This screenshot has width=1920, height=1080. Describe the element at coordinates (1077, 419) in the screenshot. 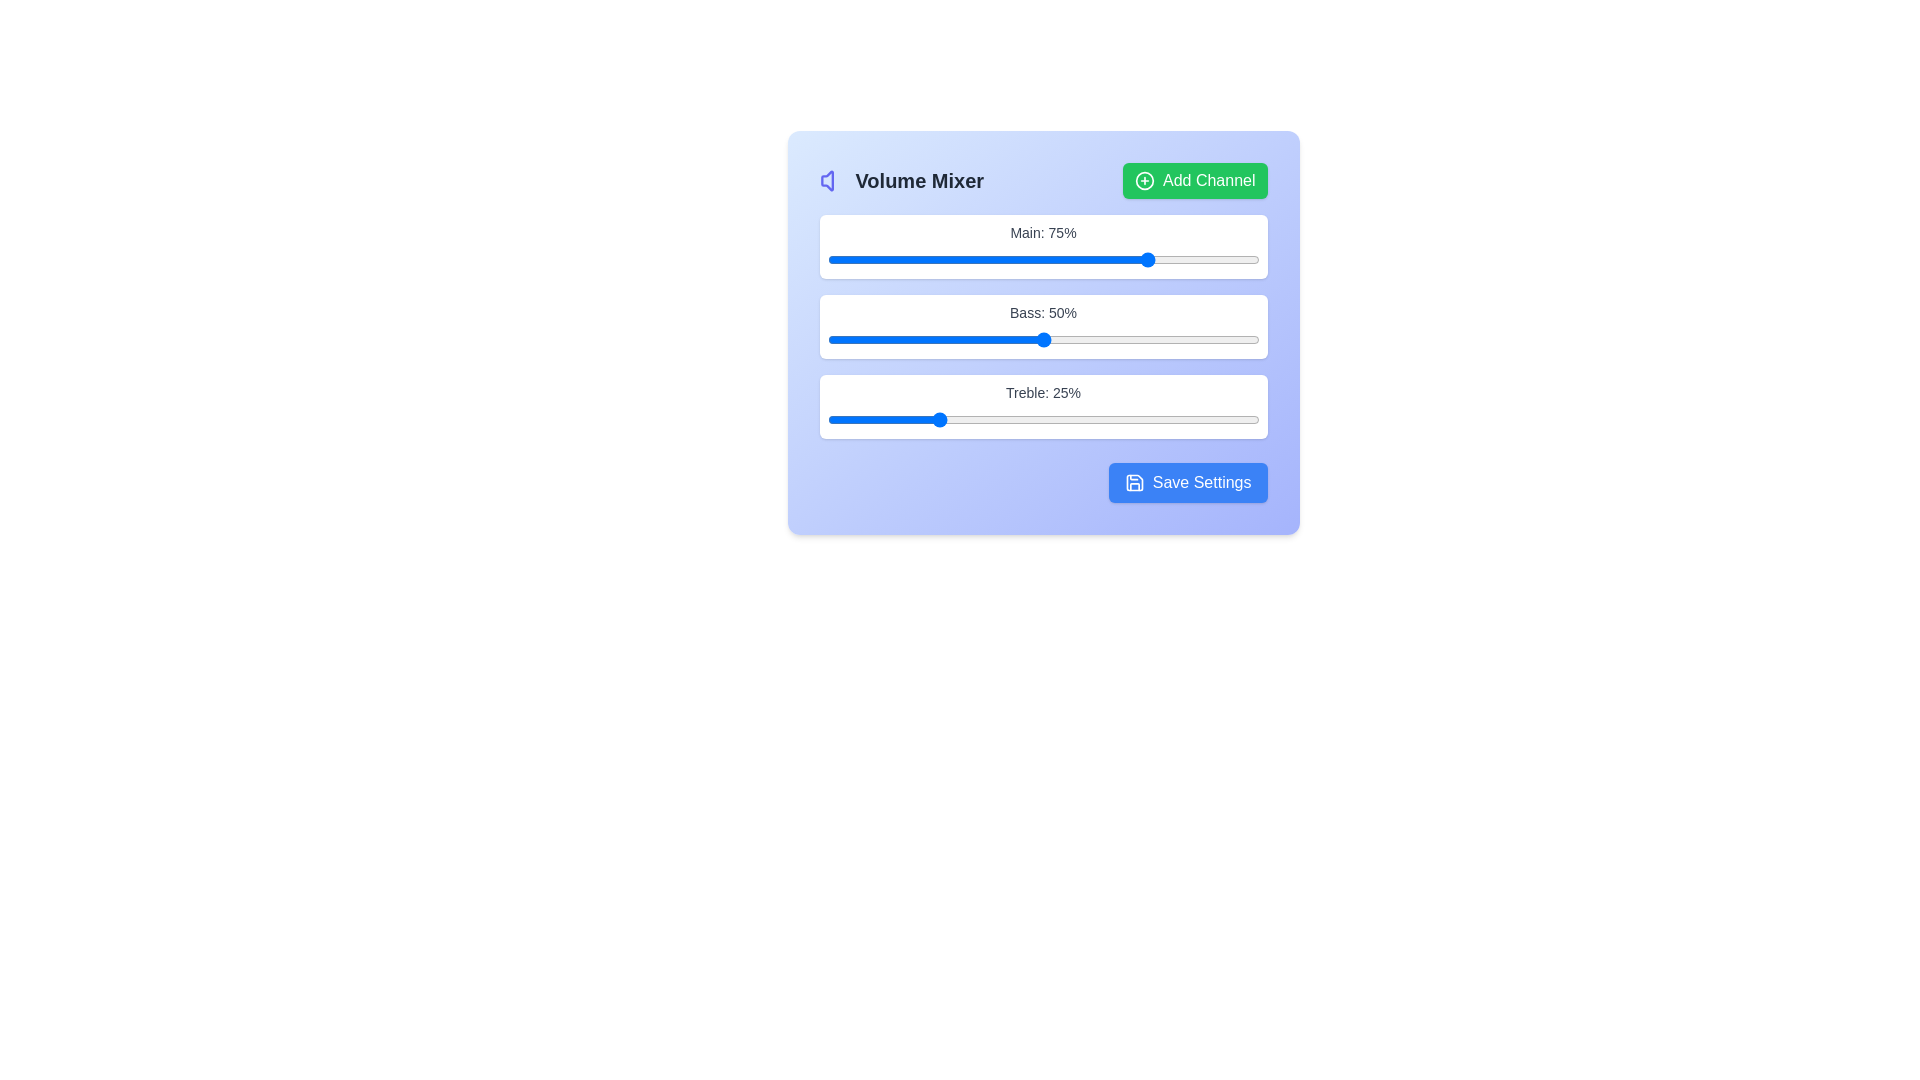

I see `treble` at that location.